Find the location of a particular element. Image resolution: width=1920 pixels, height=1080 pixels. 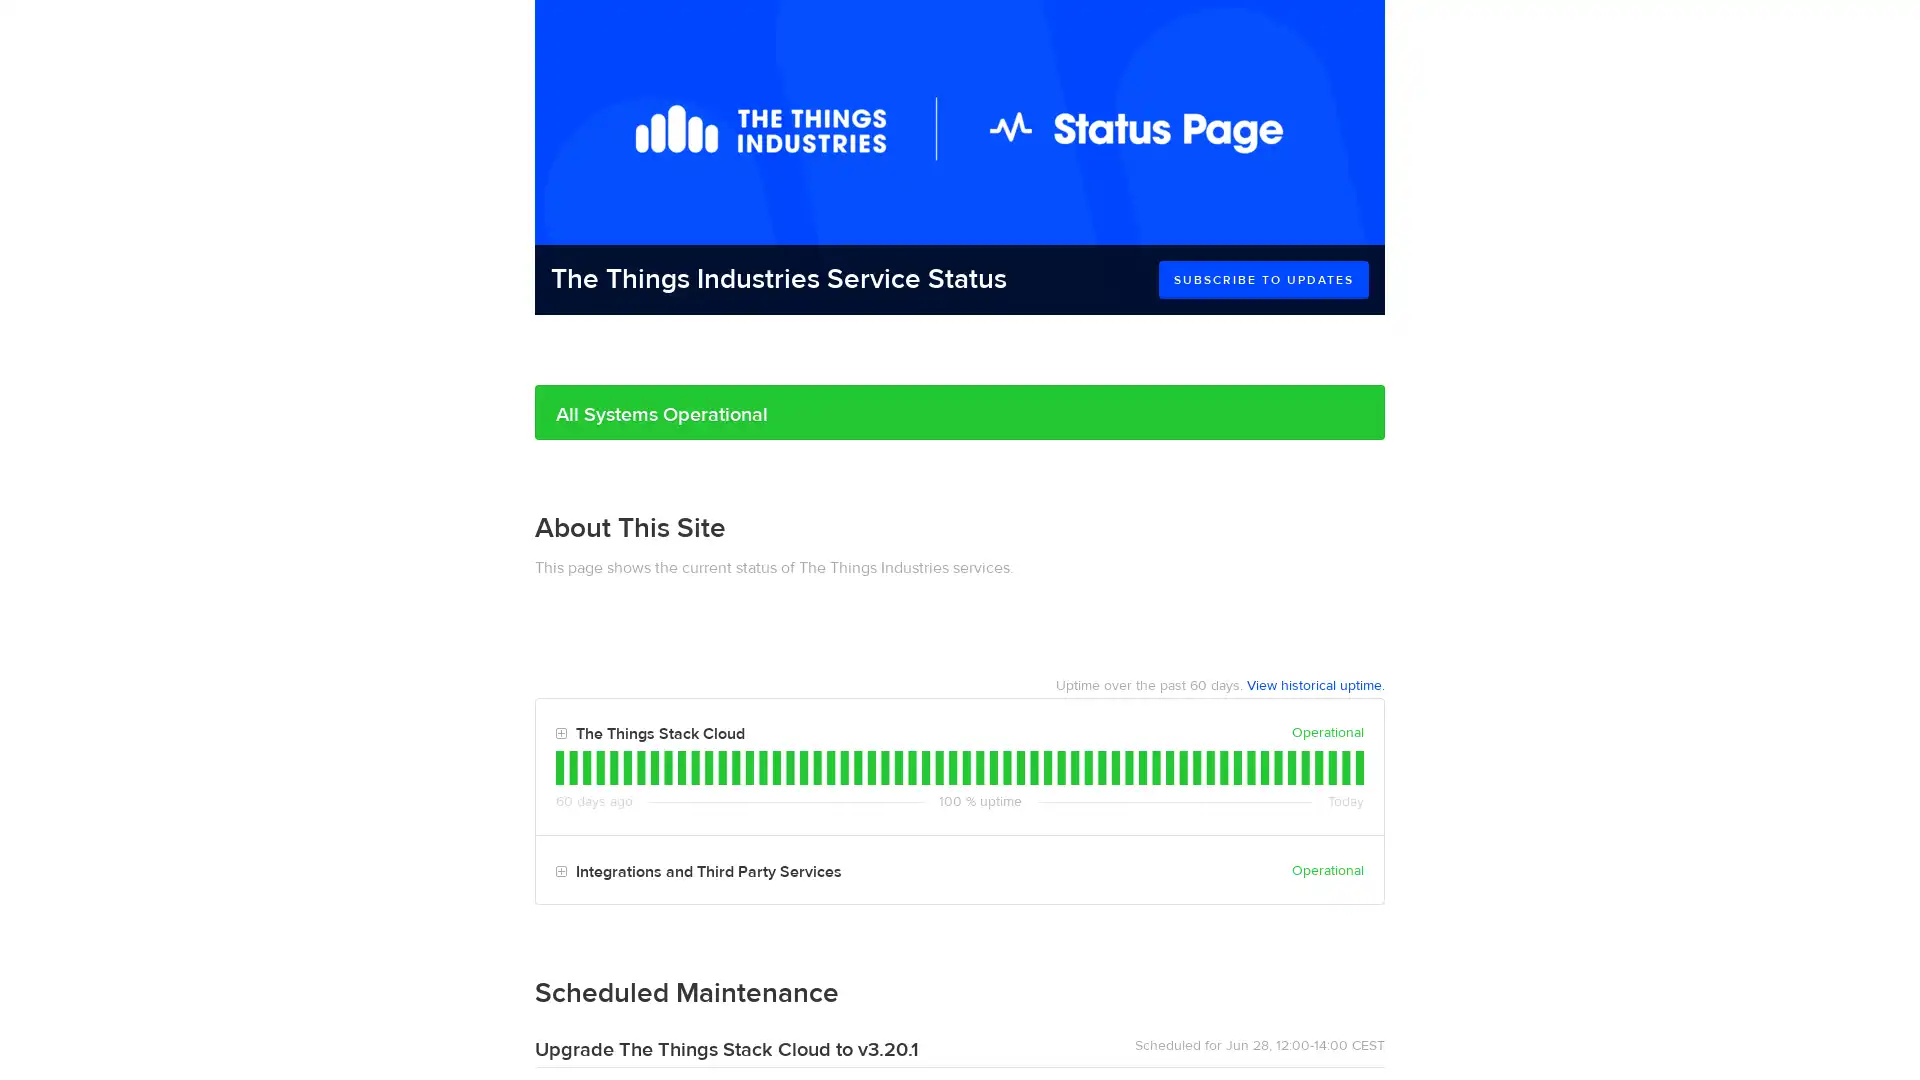

Toggle The Things Stack Cloud is located at coordinates (560, 734).